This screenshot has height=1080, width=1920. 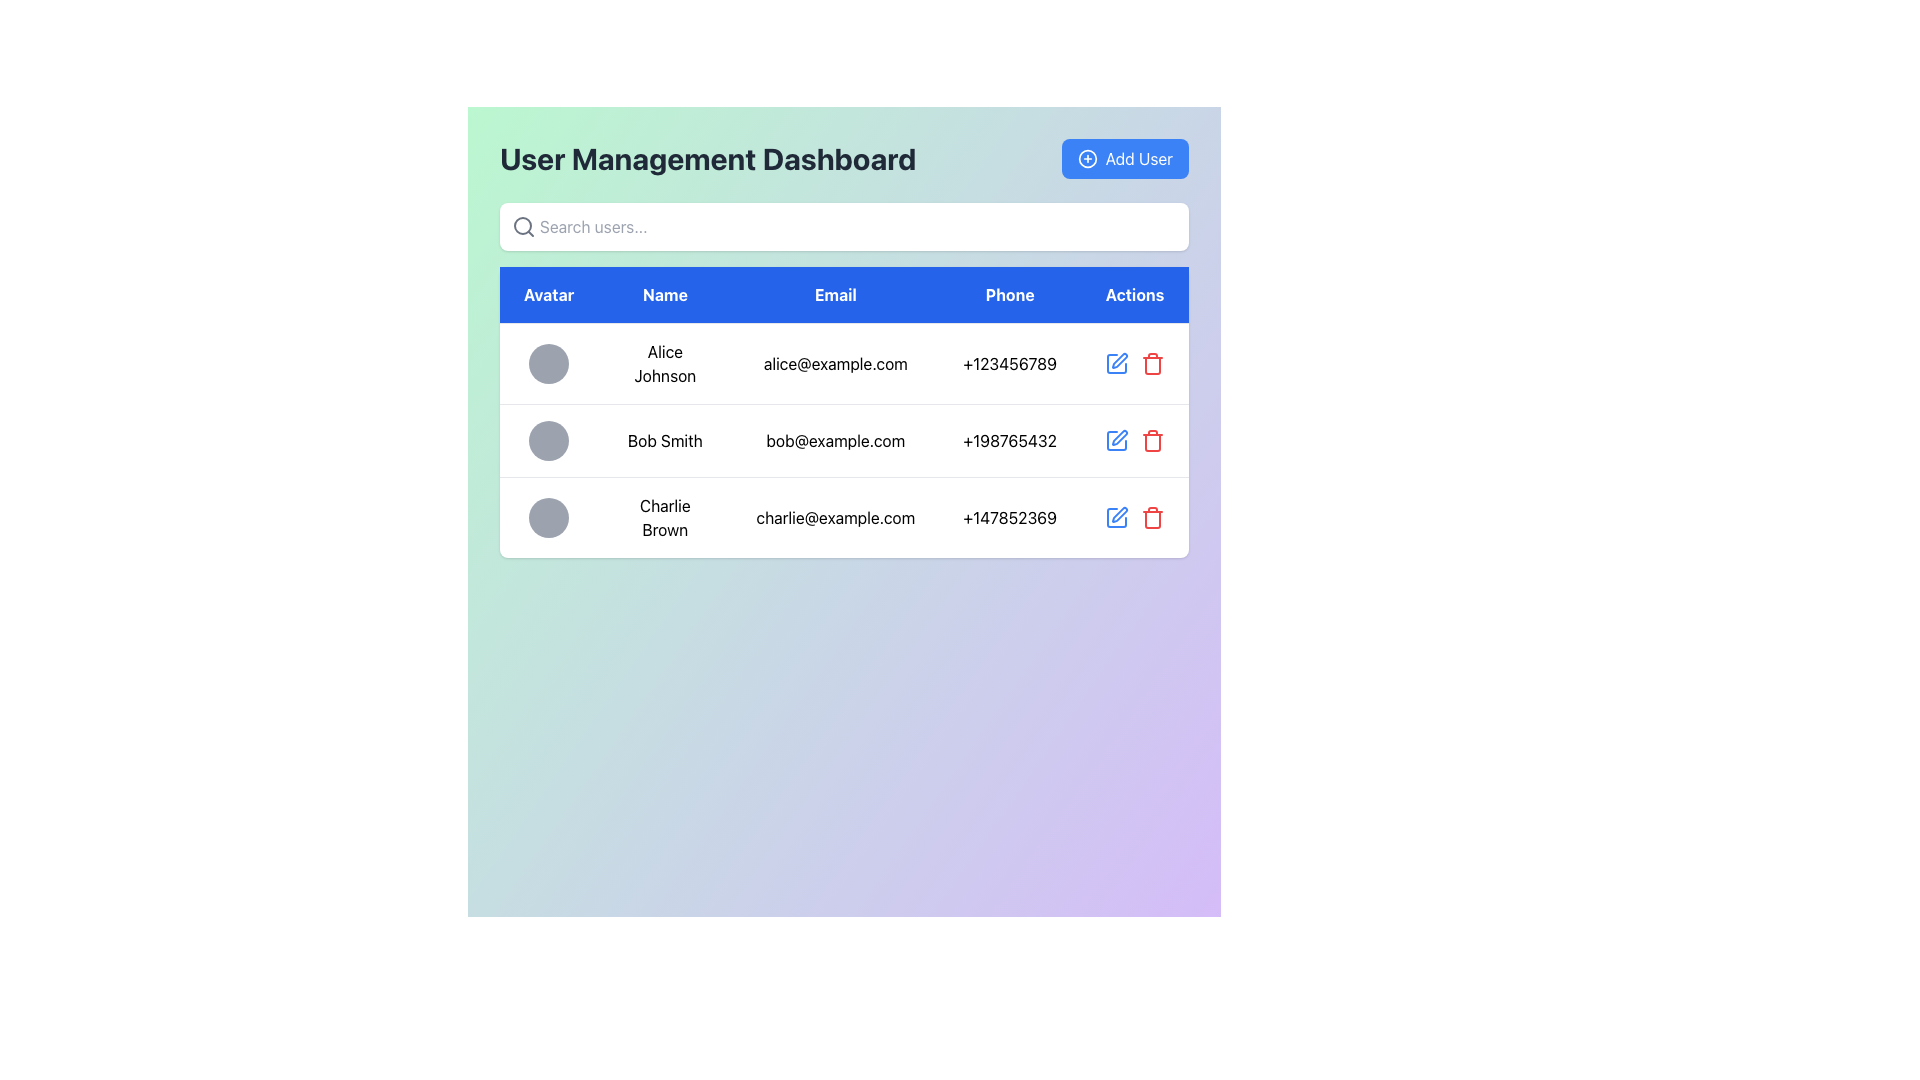 I want to click on the interactive control group of buttons/icons in the 'Actions' column, which includes an edit icon on the left and a delete icon on the right, located in the last row of the user management table aligned with 'Charlie Brown' and 'charlie@example.com', so click(x=1134, y=516).